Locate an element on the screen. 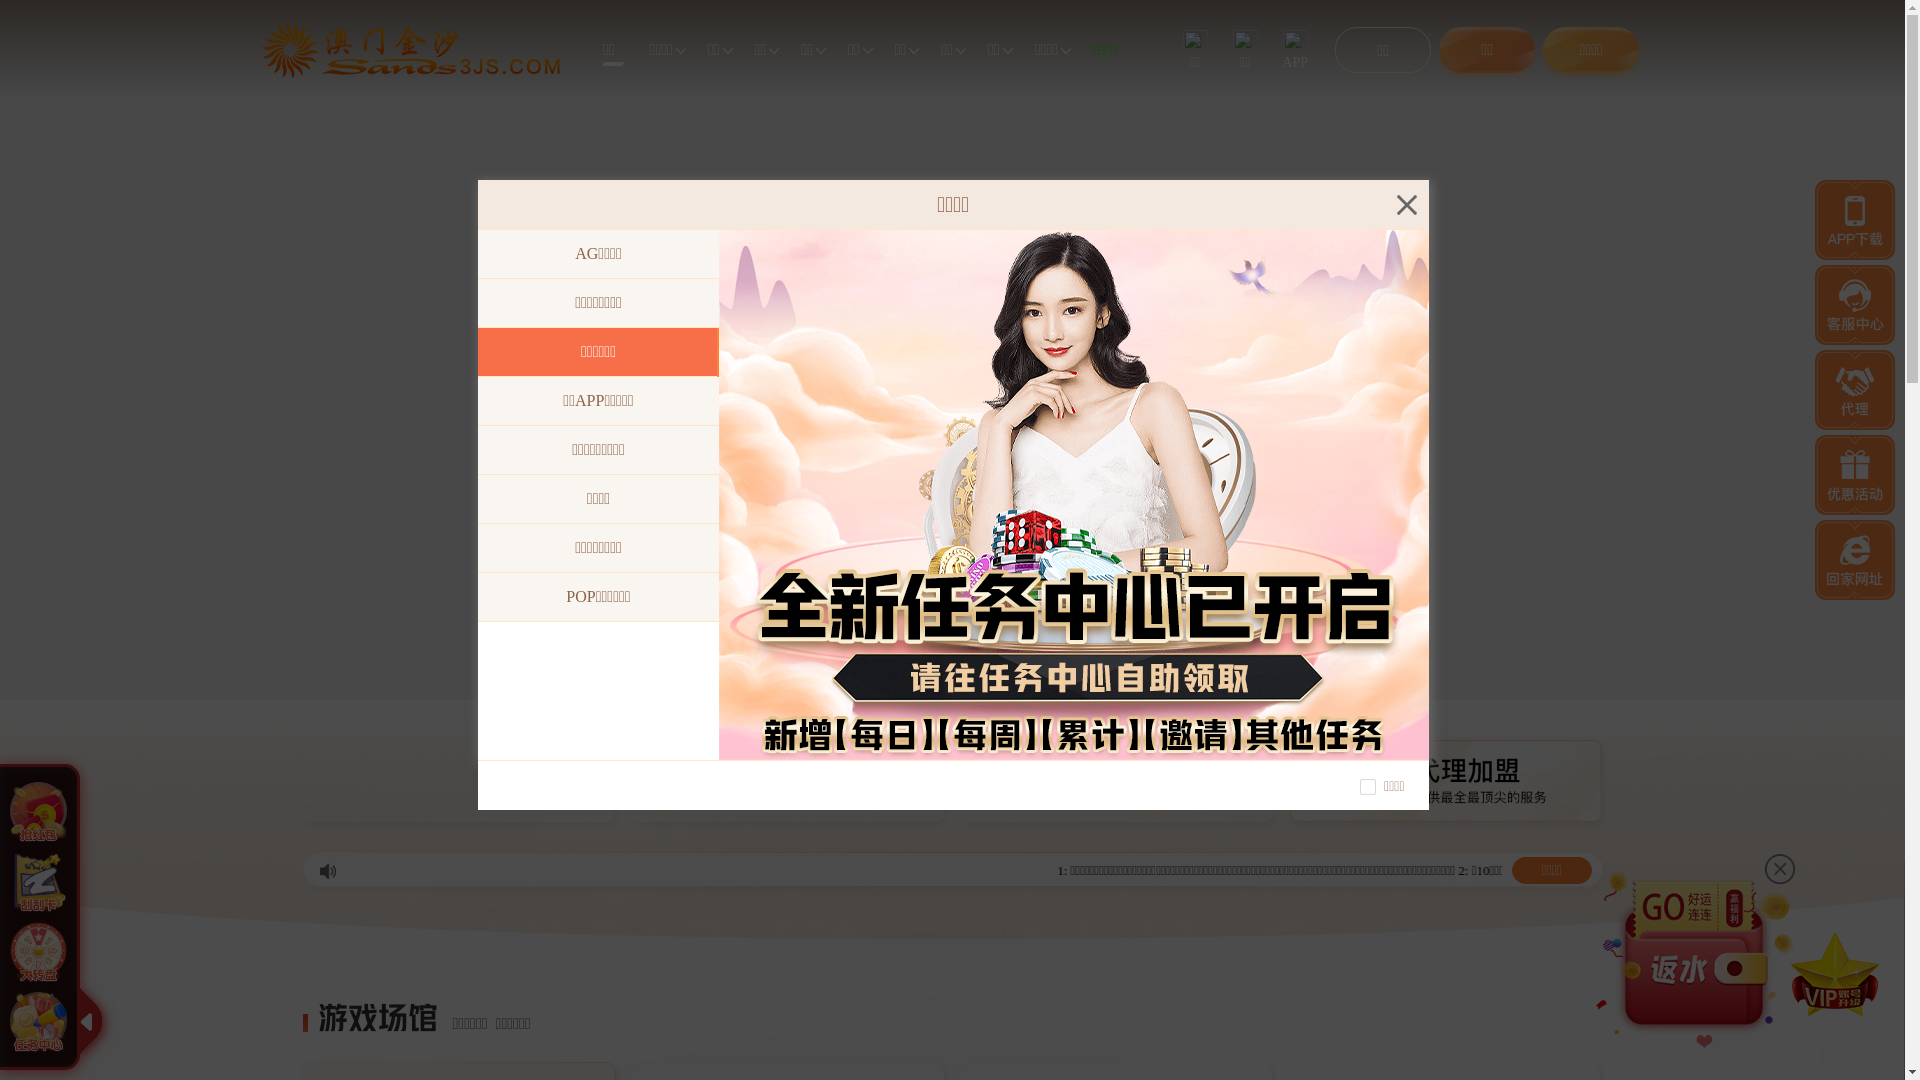 This screenshot has width=1920, height=1080. 'APP' is located at coordinates (1295, 49).